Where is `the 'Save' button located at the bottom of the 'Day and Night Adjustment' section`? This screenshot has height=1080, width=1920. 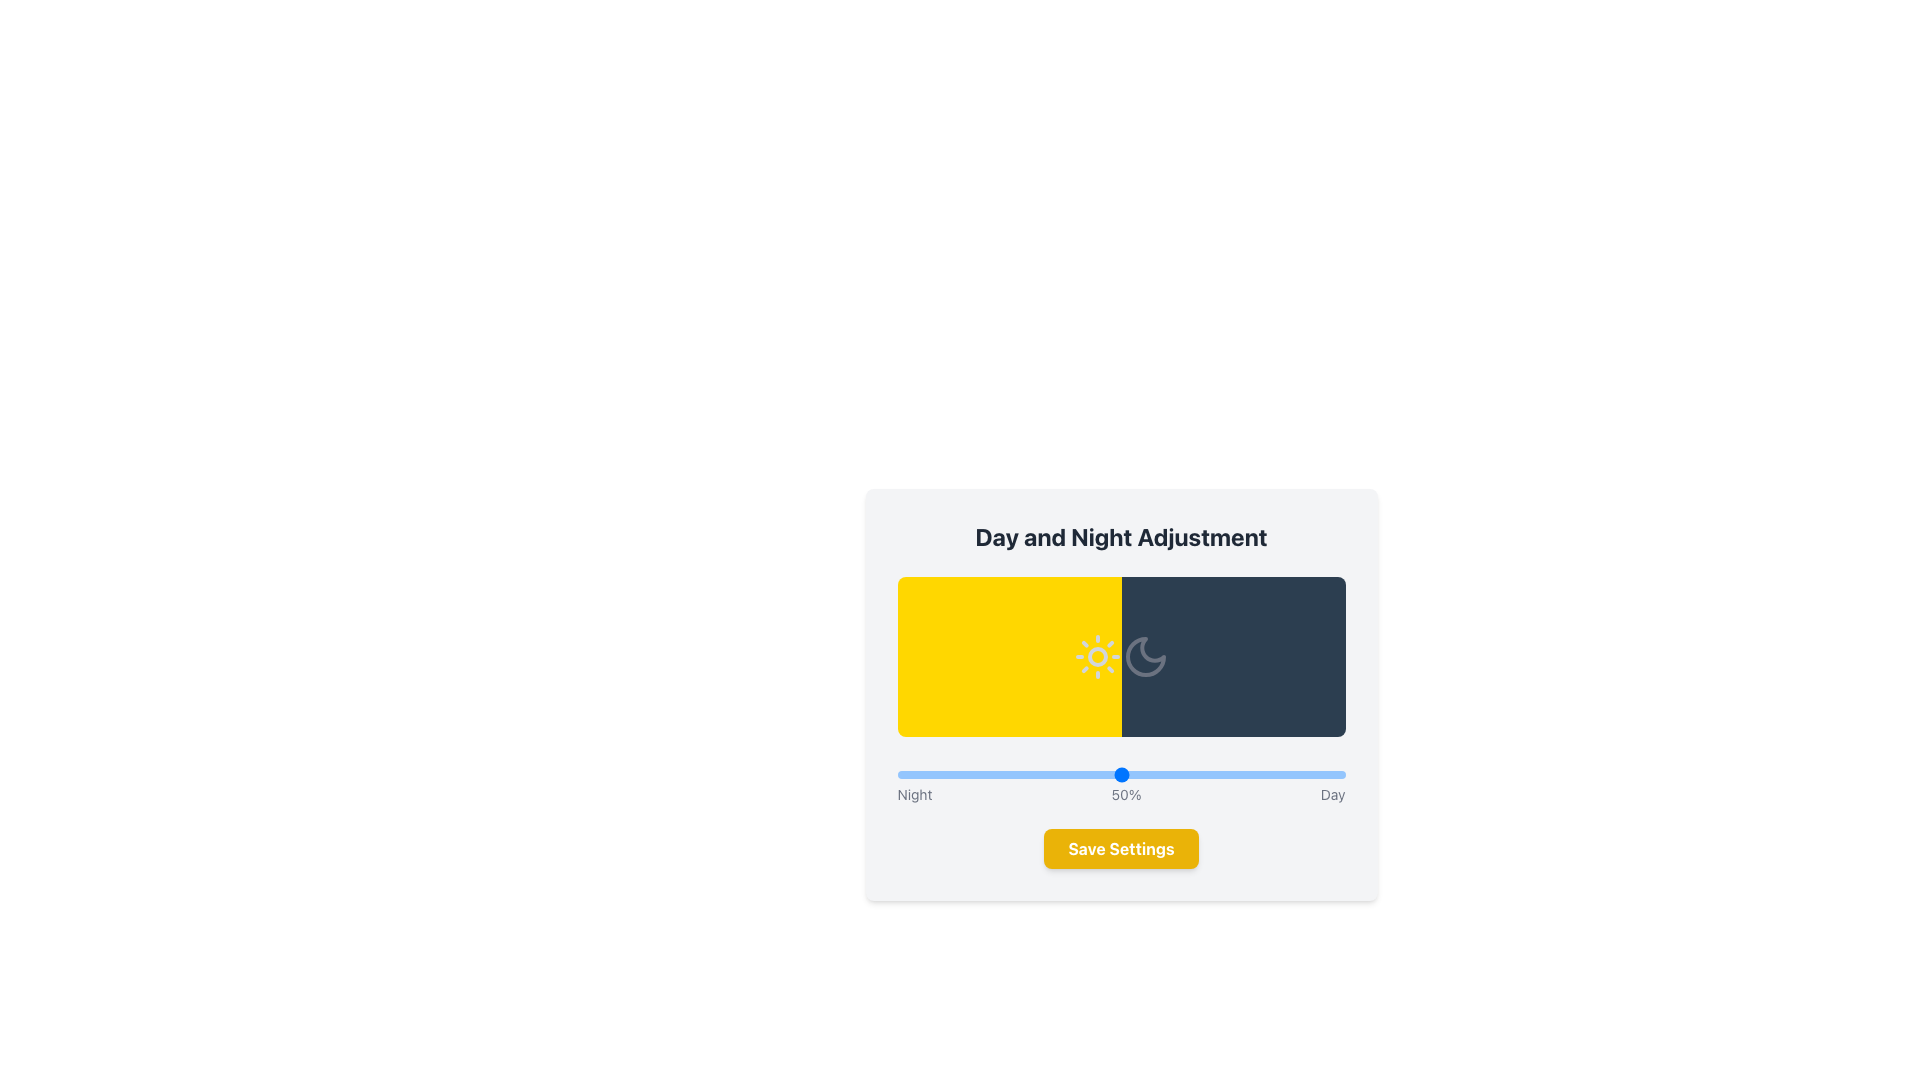 the 'Save' button located at the bottom of the 'Day and Night Adjustment' section is located at coordinates (1121, 848).